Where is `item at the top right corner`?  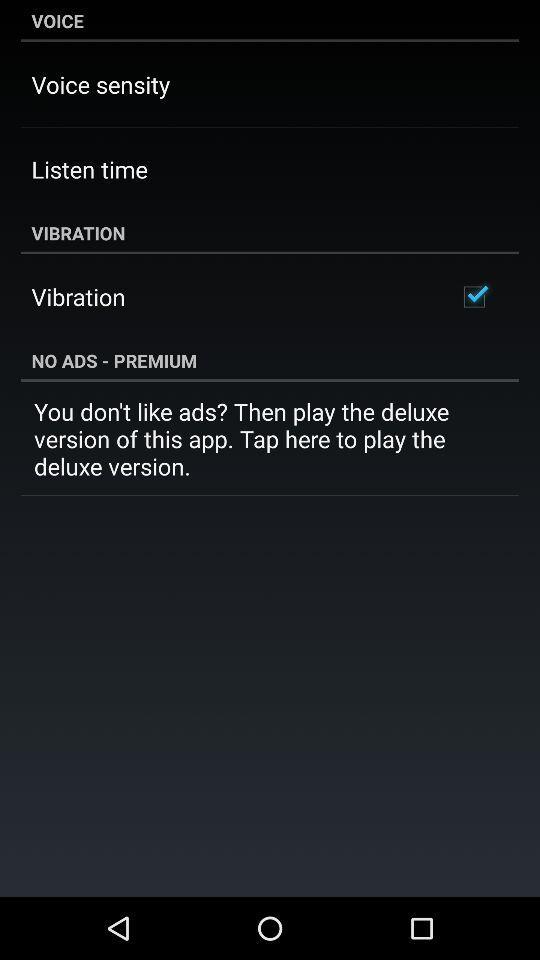 item at the top right corner is located at coordinates (473, 296).